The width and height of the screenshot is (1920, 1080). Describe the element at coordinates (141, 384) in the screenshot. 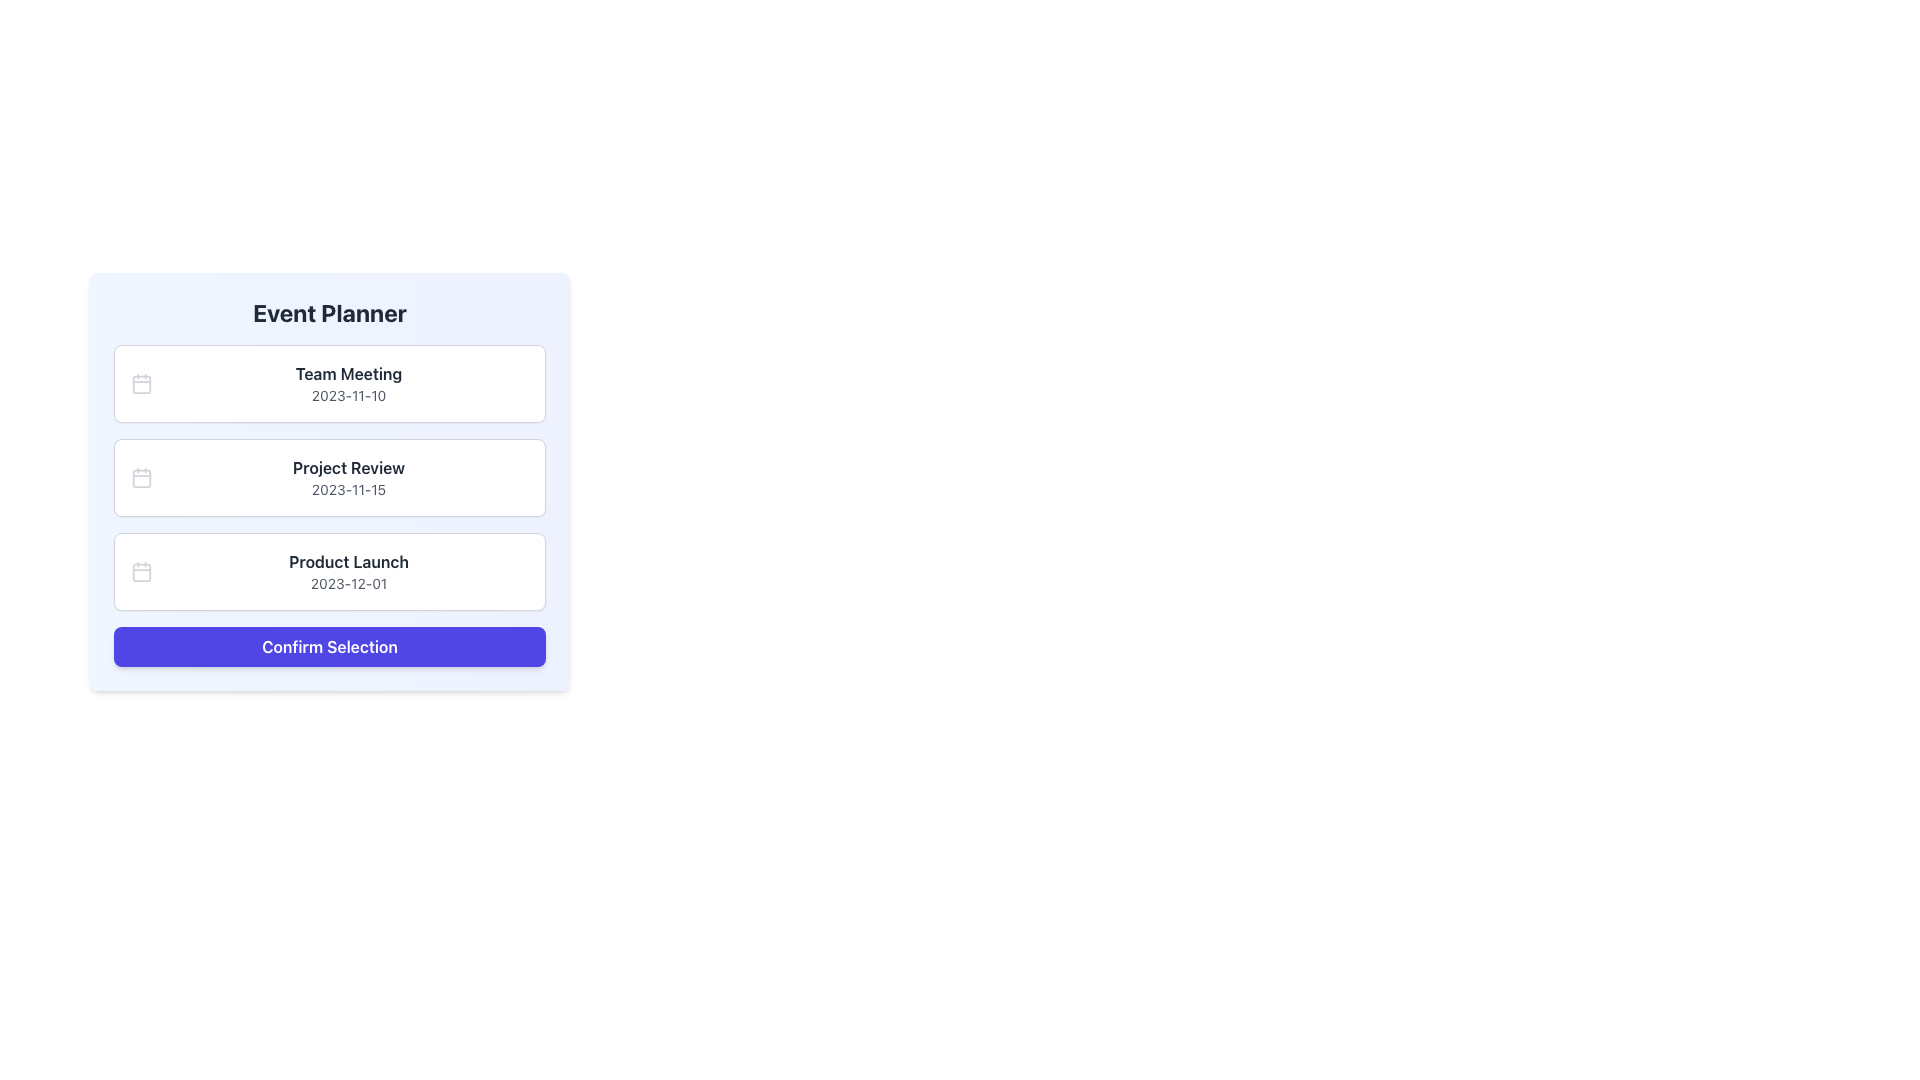

I see `the non-interactive calendar icon located in the top-left corner of the first row of events, specifically positioned left of 'Team Meeting' and above 'Project Review'` at that location.